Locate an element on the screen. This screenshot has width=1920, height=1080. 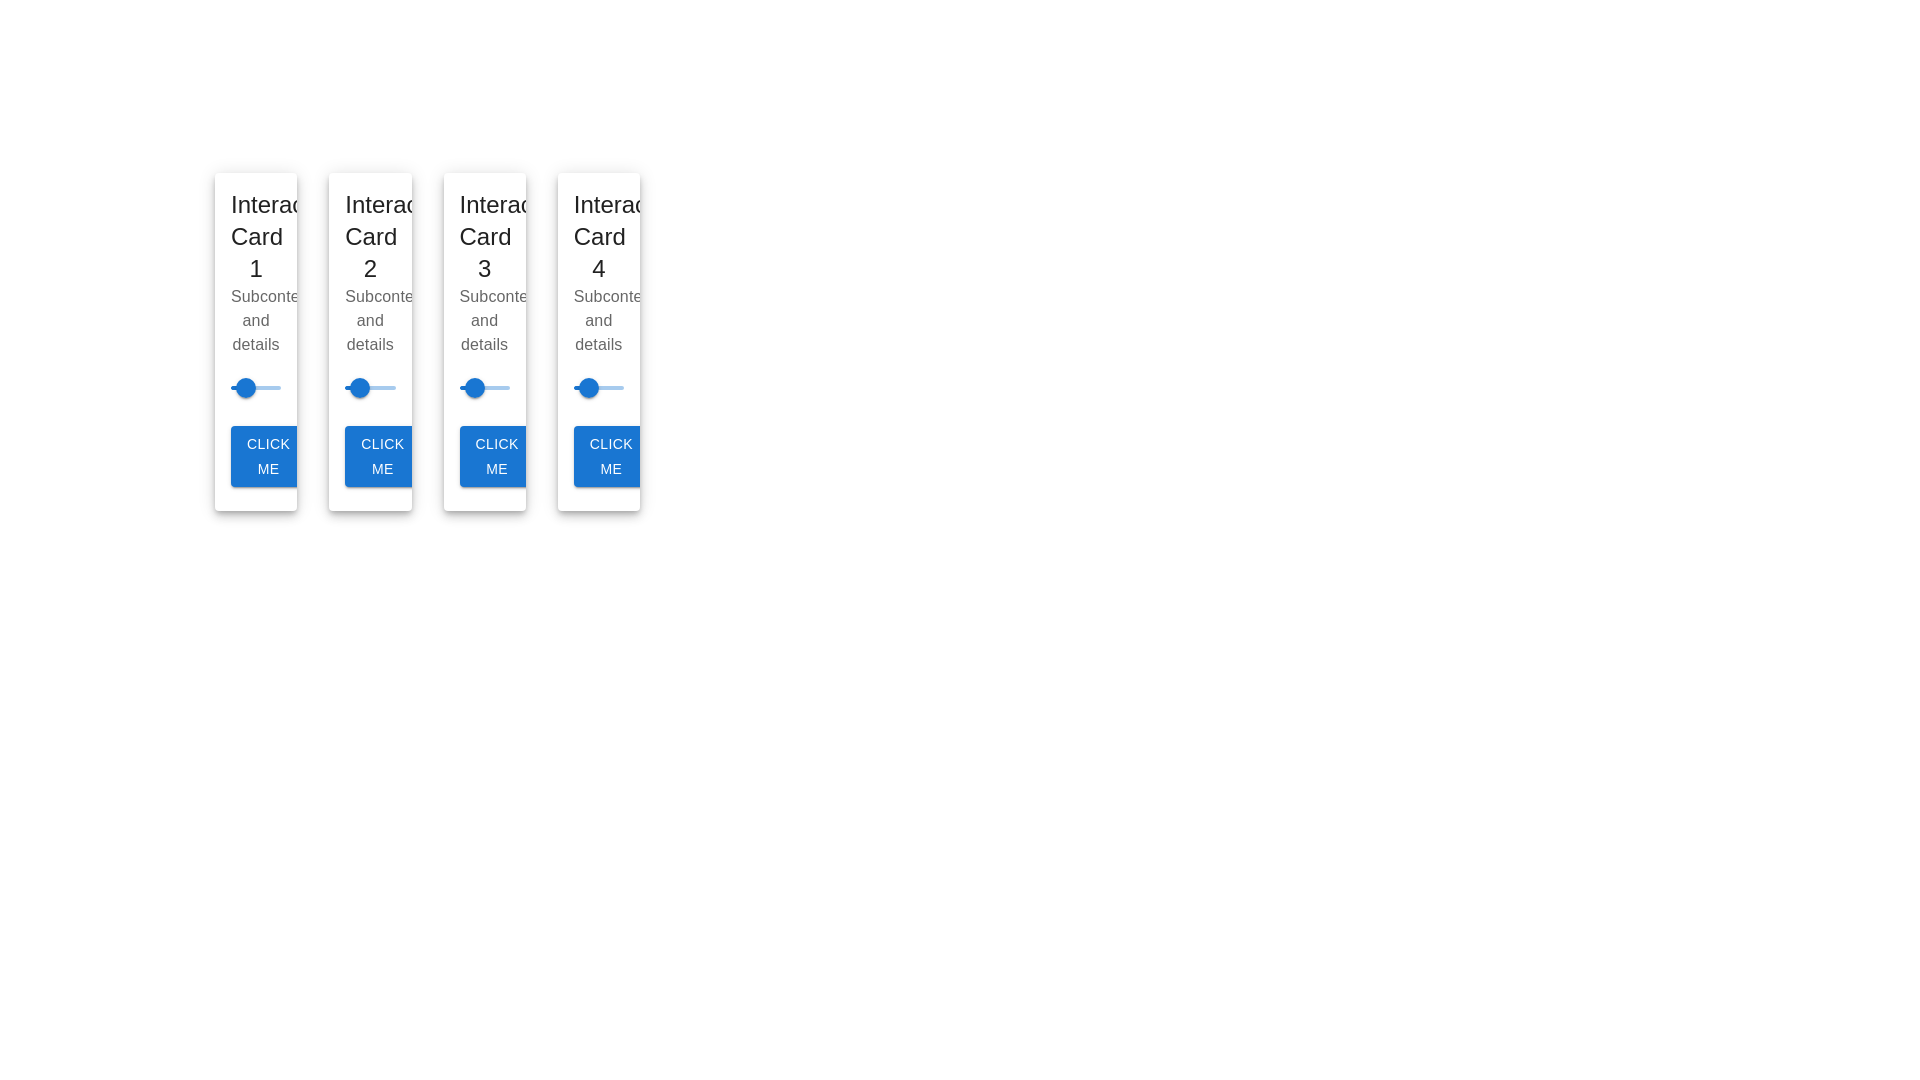
the multi-line static text saying 'Subcontent and details' located in 'Interactive Card 4' below the title and above the slider and button labeled 'Click Me' is located at coordinates (597, 320).